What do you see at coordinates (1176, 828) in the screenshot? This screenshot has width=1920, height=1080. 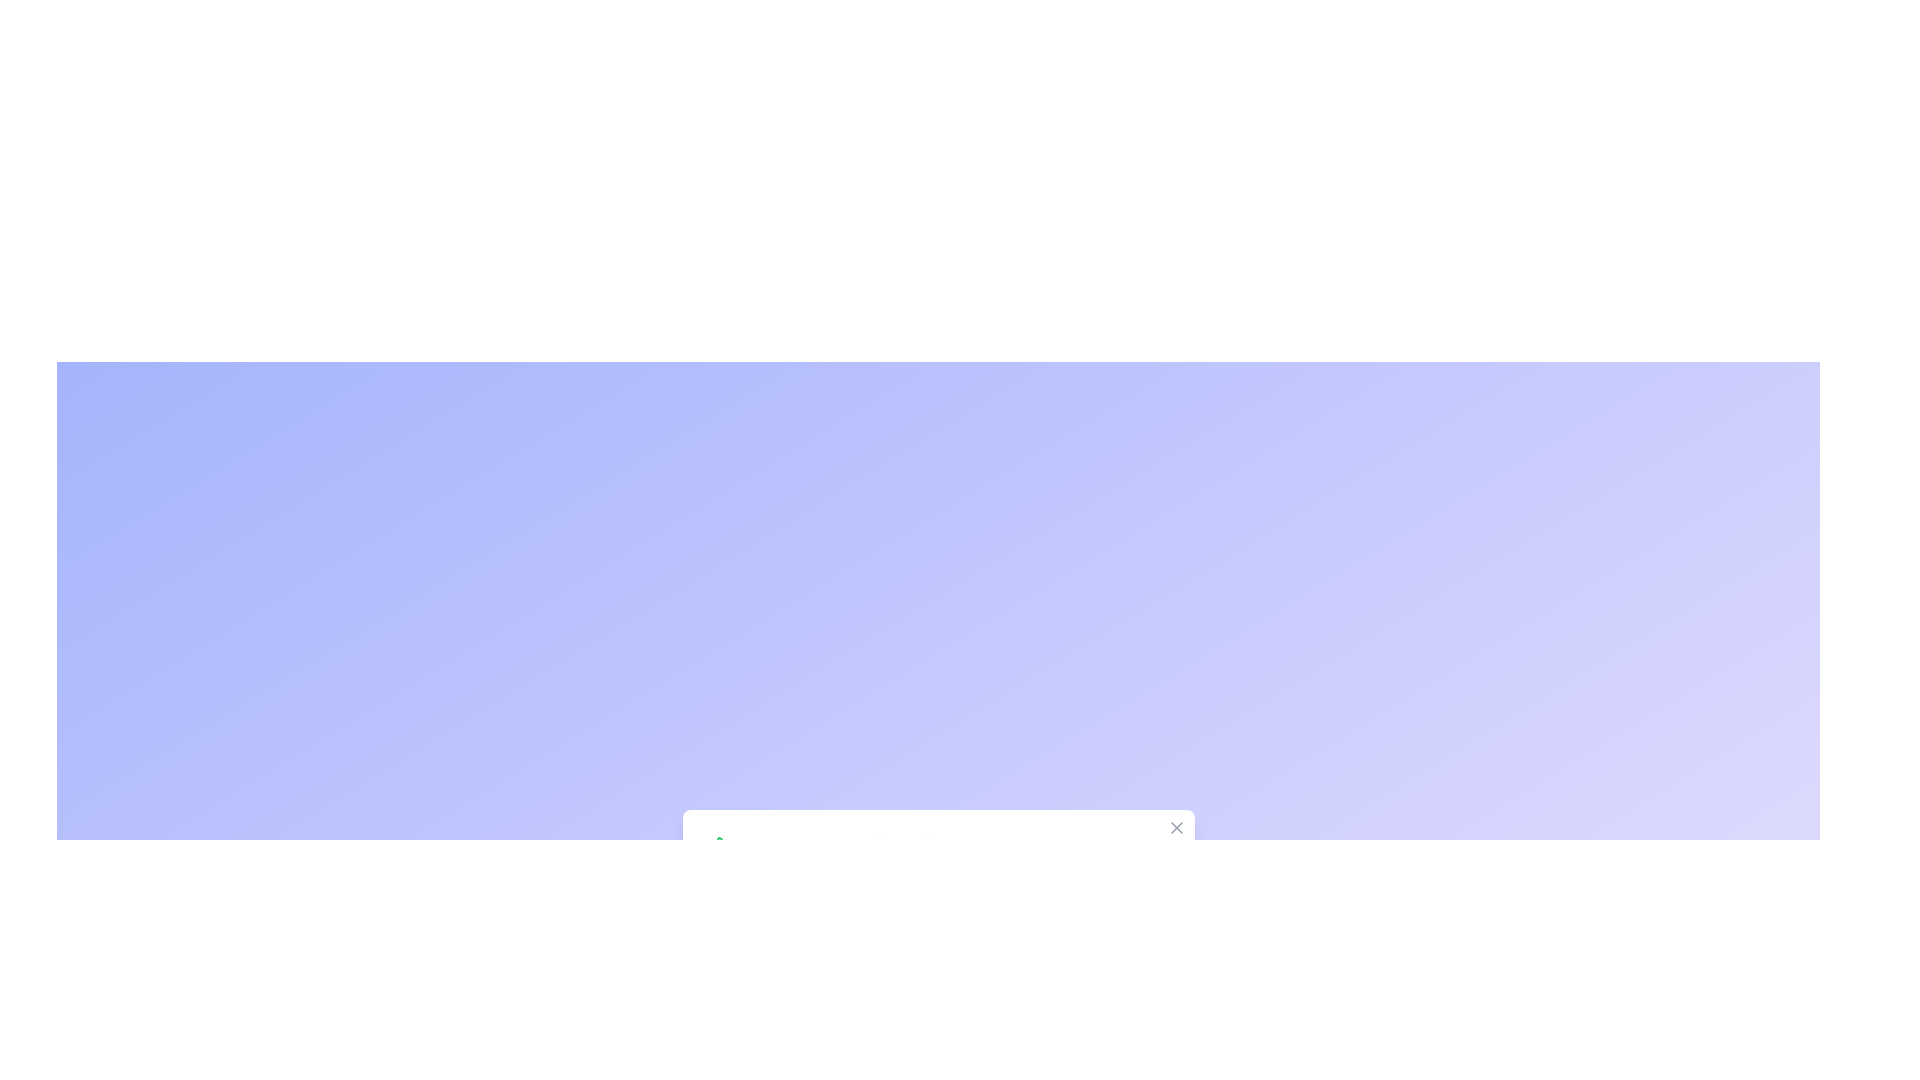 I see `the Cross Icon located at the far-right end of the bottom section` at bounding box center [1176, 828].